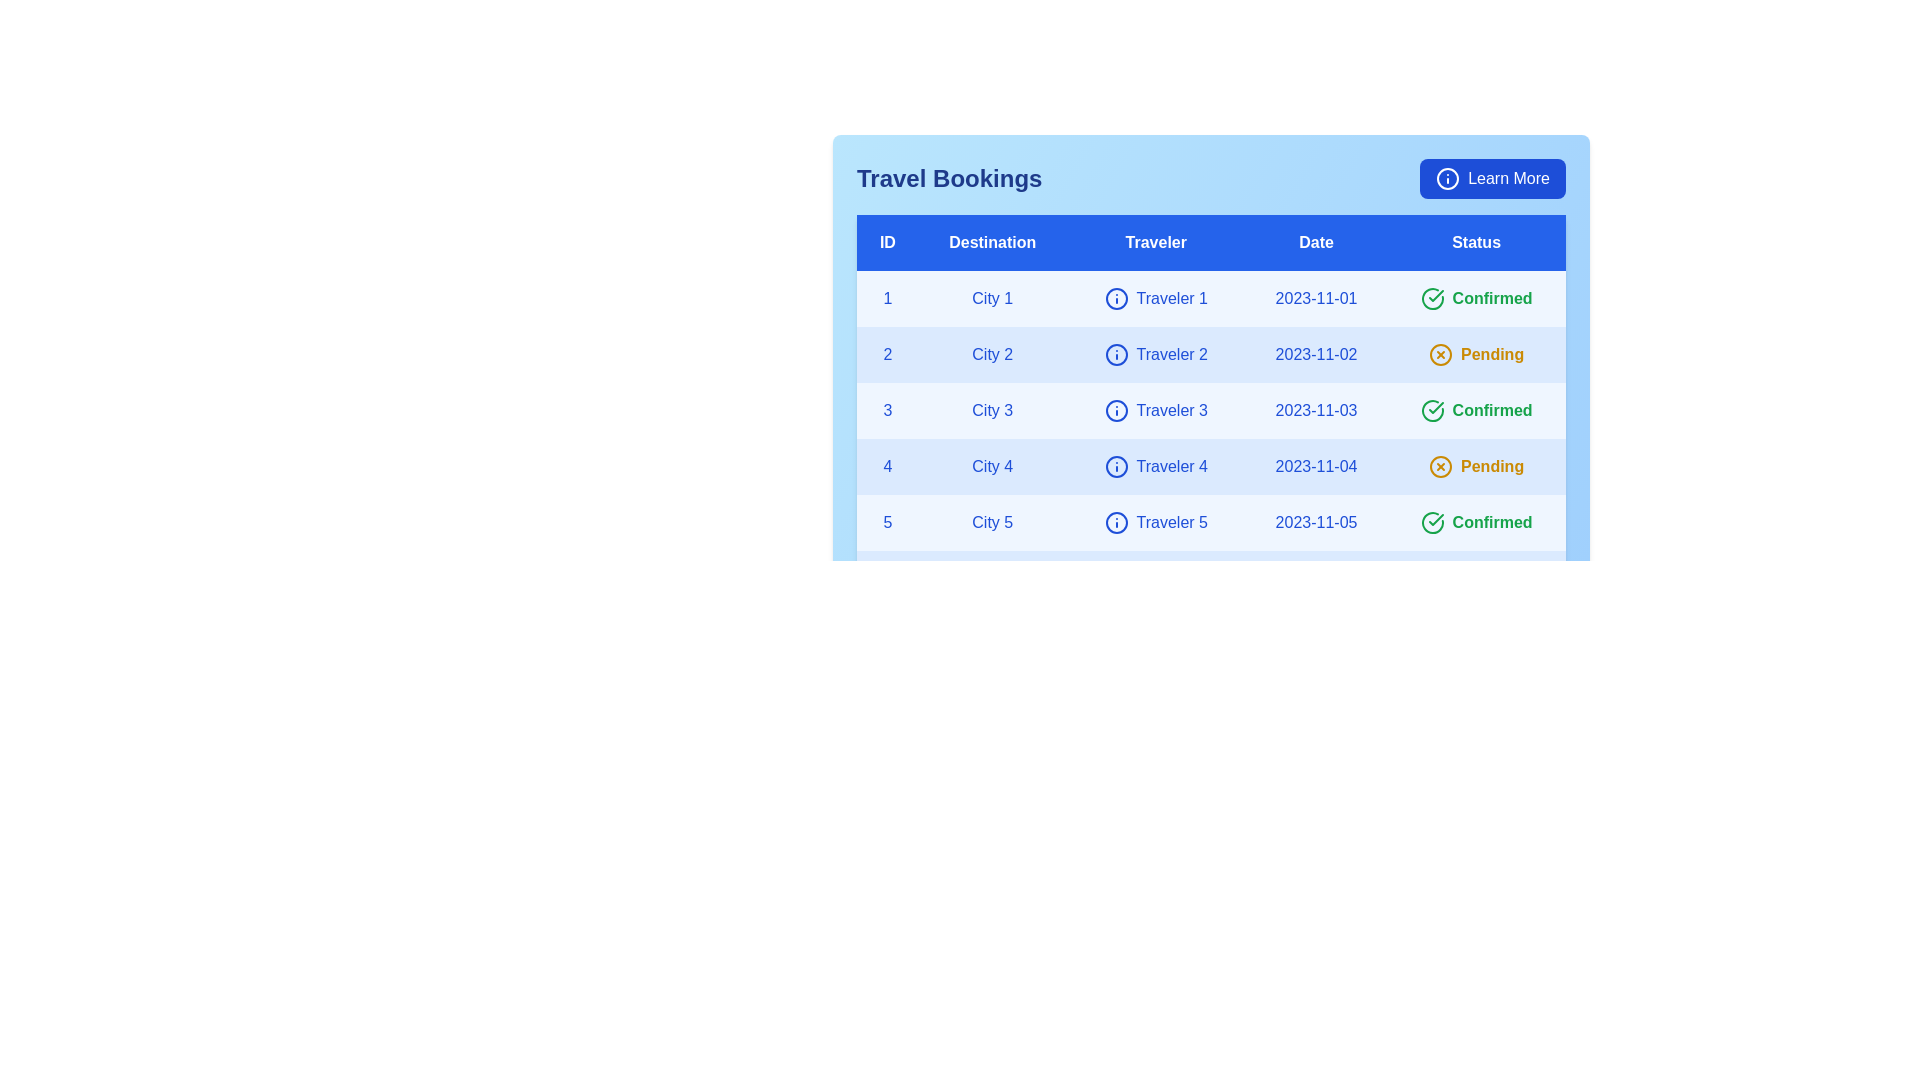  Describe the element at coordinates (1115, 522) in the screenshot. I see `the 'Info' icon next to the traveler's name for traveler 5` at that location.